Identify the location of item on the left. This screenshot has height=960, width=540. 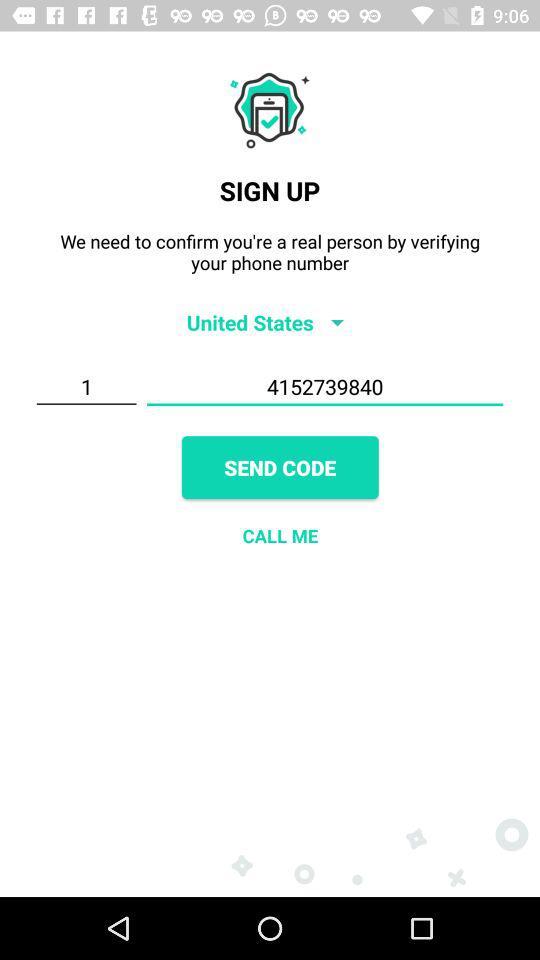
(85, 386).